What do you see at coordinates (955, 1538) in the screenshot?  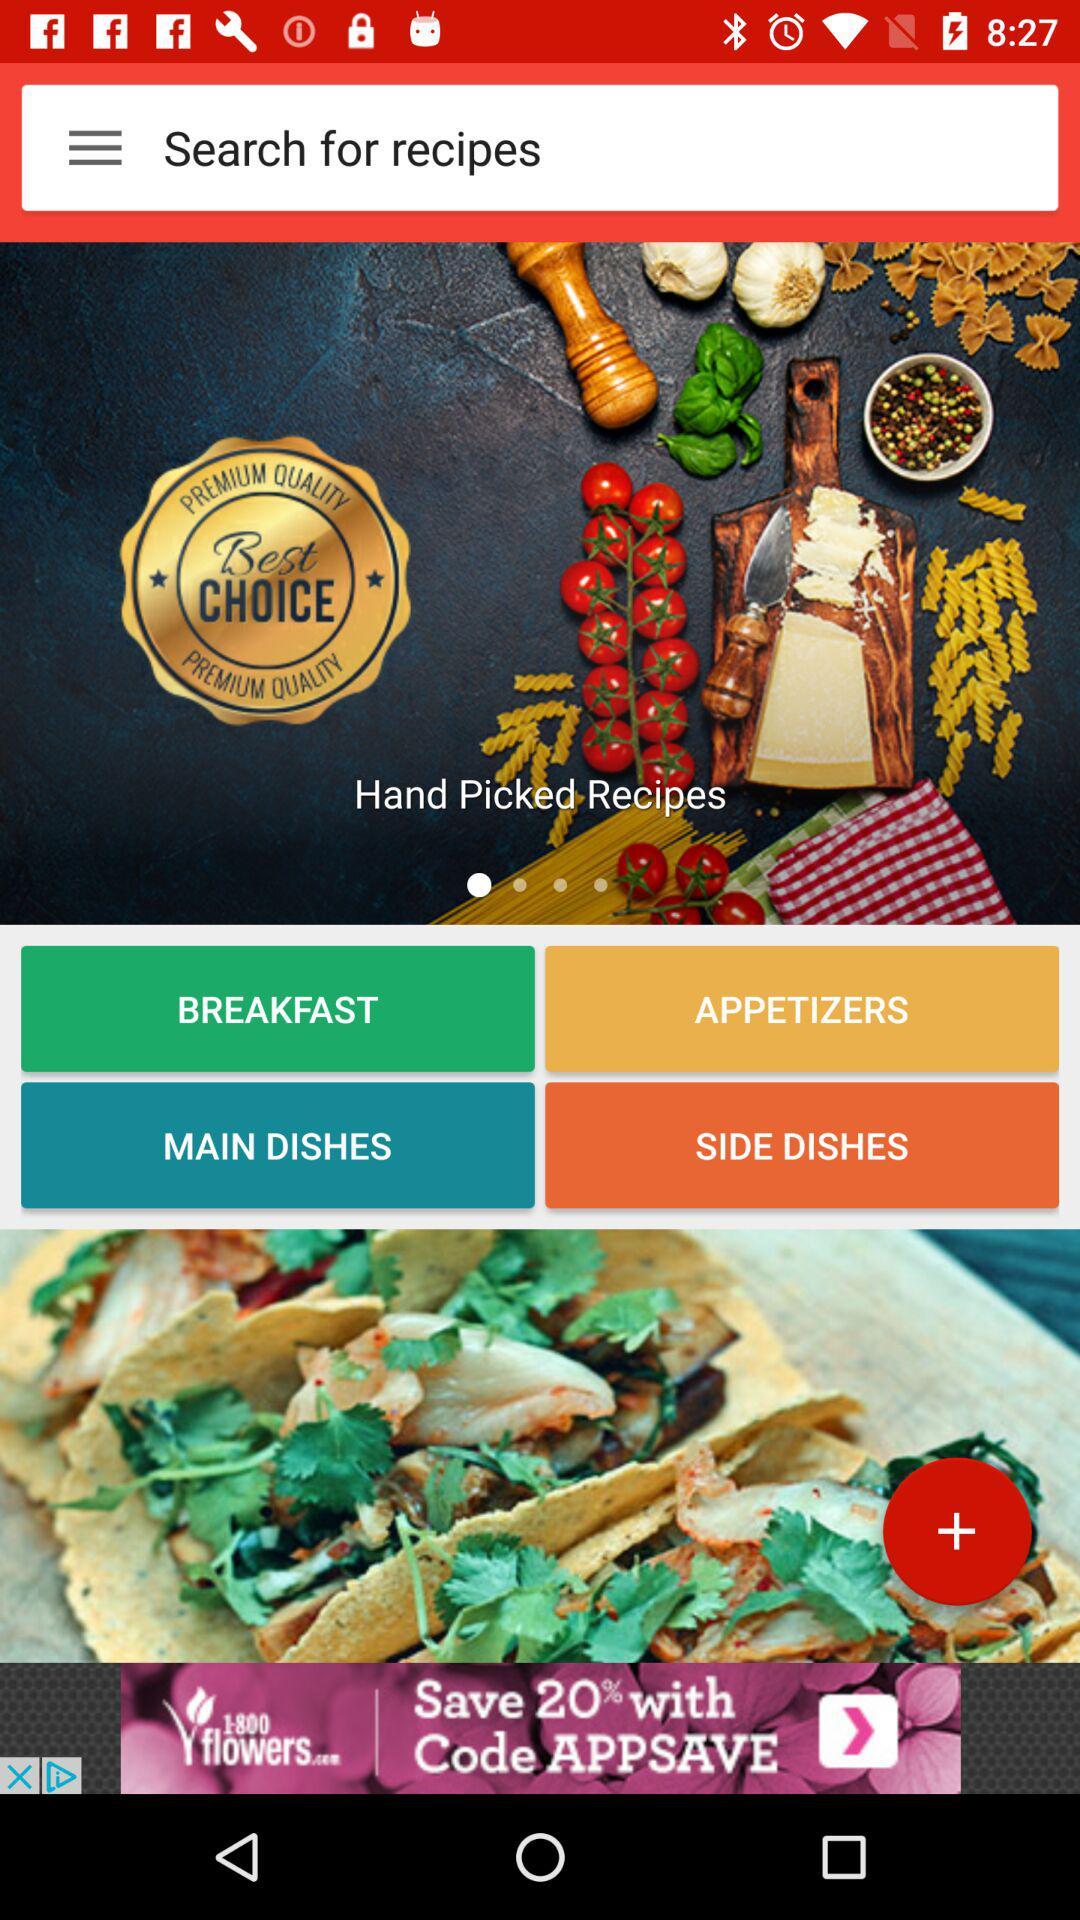 I see `the add icon` at bounding box center [955, 1538].